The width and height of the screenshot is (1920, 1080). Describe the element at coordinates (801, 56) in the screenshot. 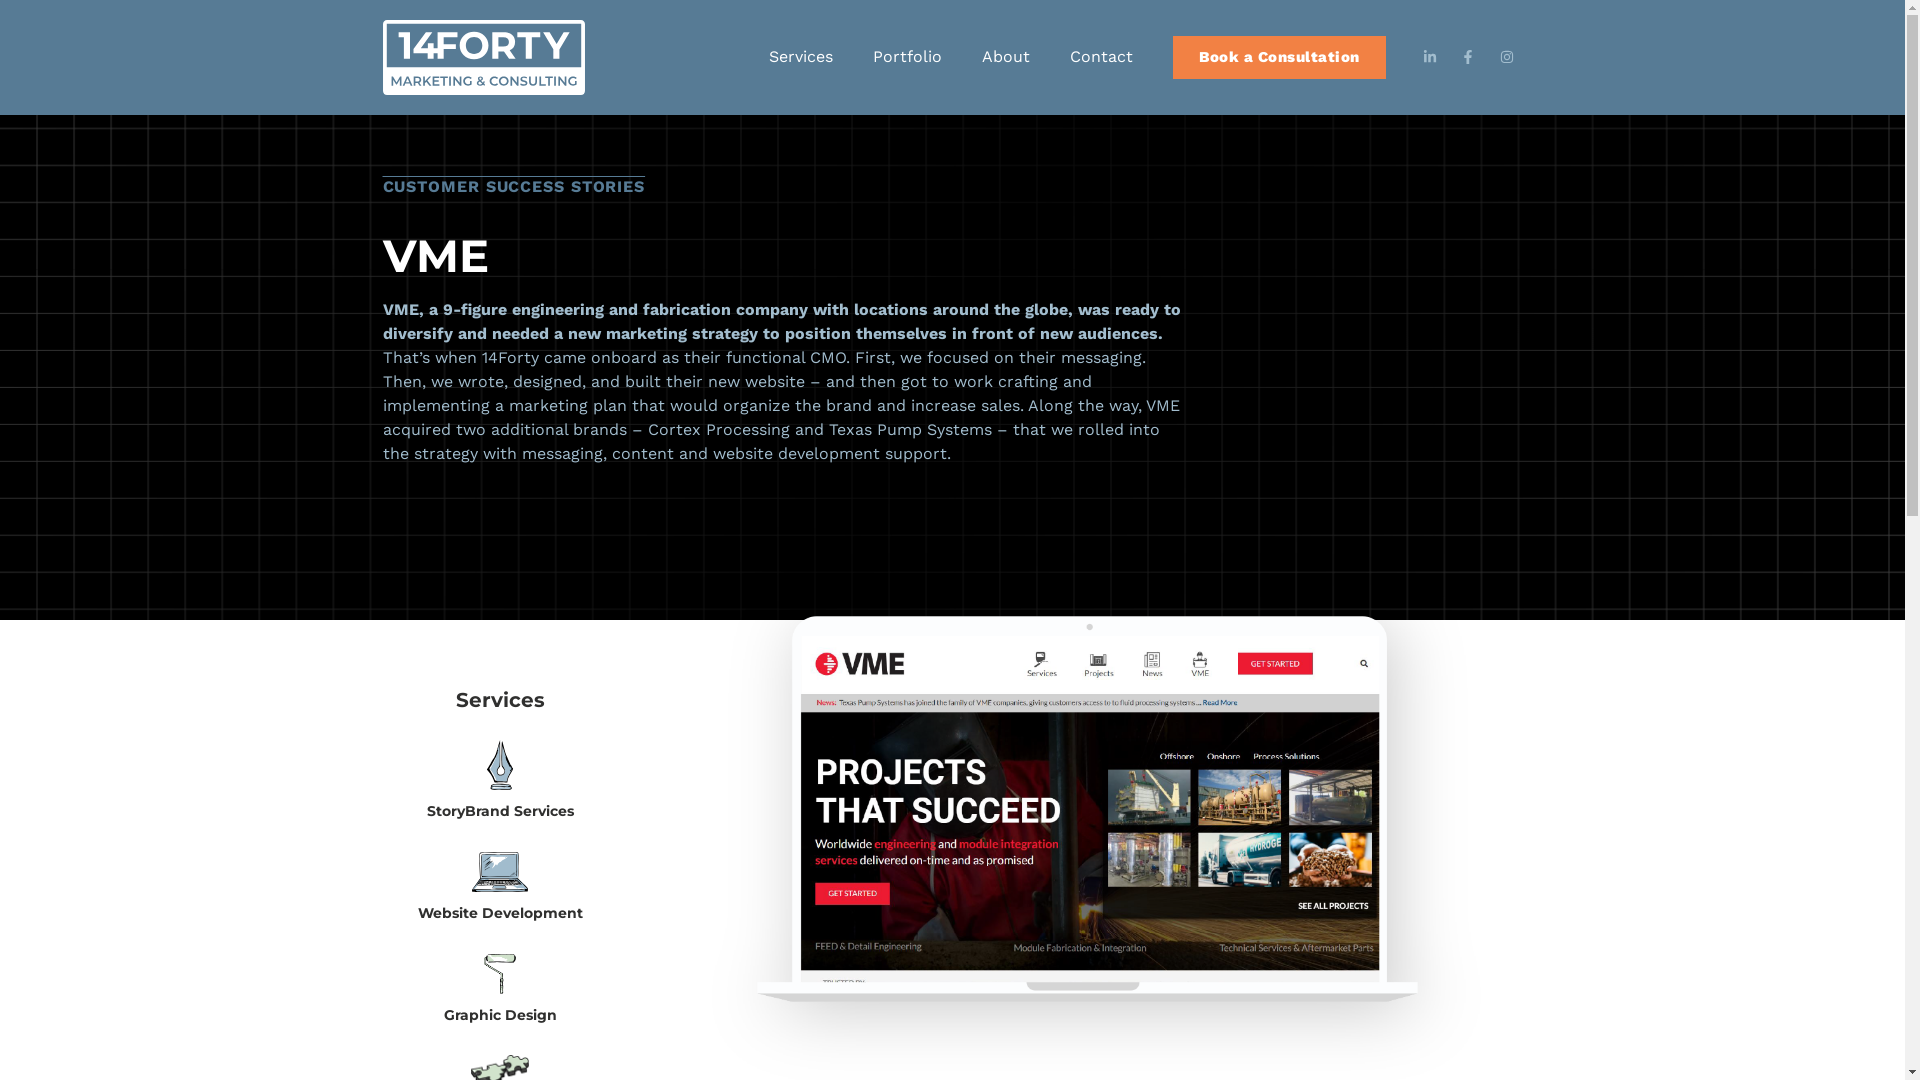

I see `'Services'` at that location.